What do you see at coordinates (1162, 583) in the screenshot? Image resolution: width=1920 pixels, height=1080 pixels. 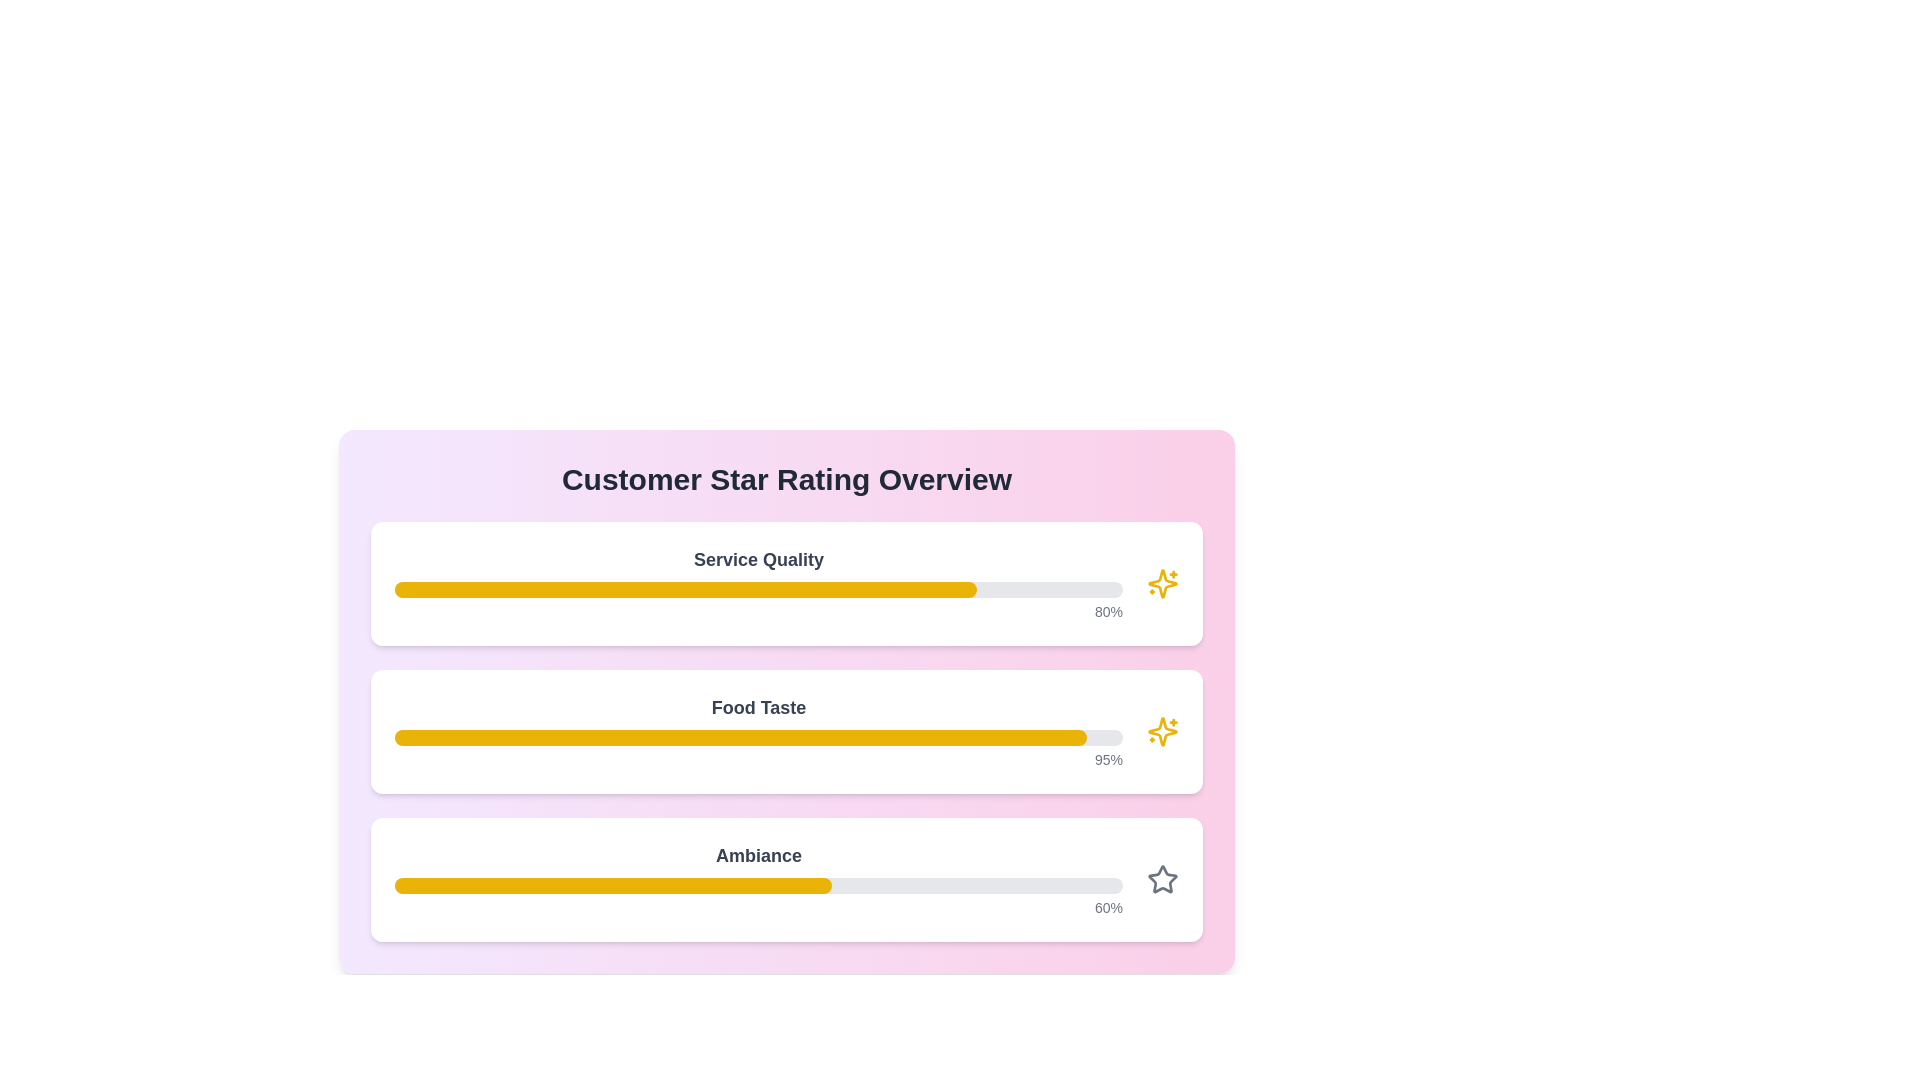 I see `the decorative icon located in the top-right corner of the 'Service Quality' section, adjacent to the progress bar and the text label '80%'` at bounding box center [1162, 583].